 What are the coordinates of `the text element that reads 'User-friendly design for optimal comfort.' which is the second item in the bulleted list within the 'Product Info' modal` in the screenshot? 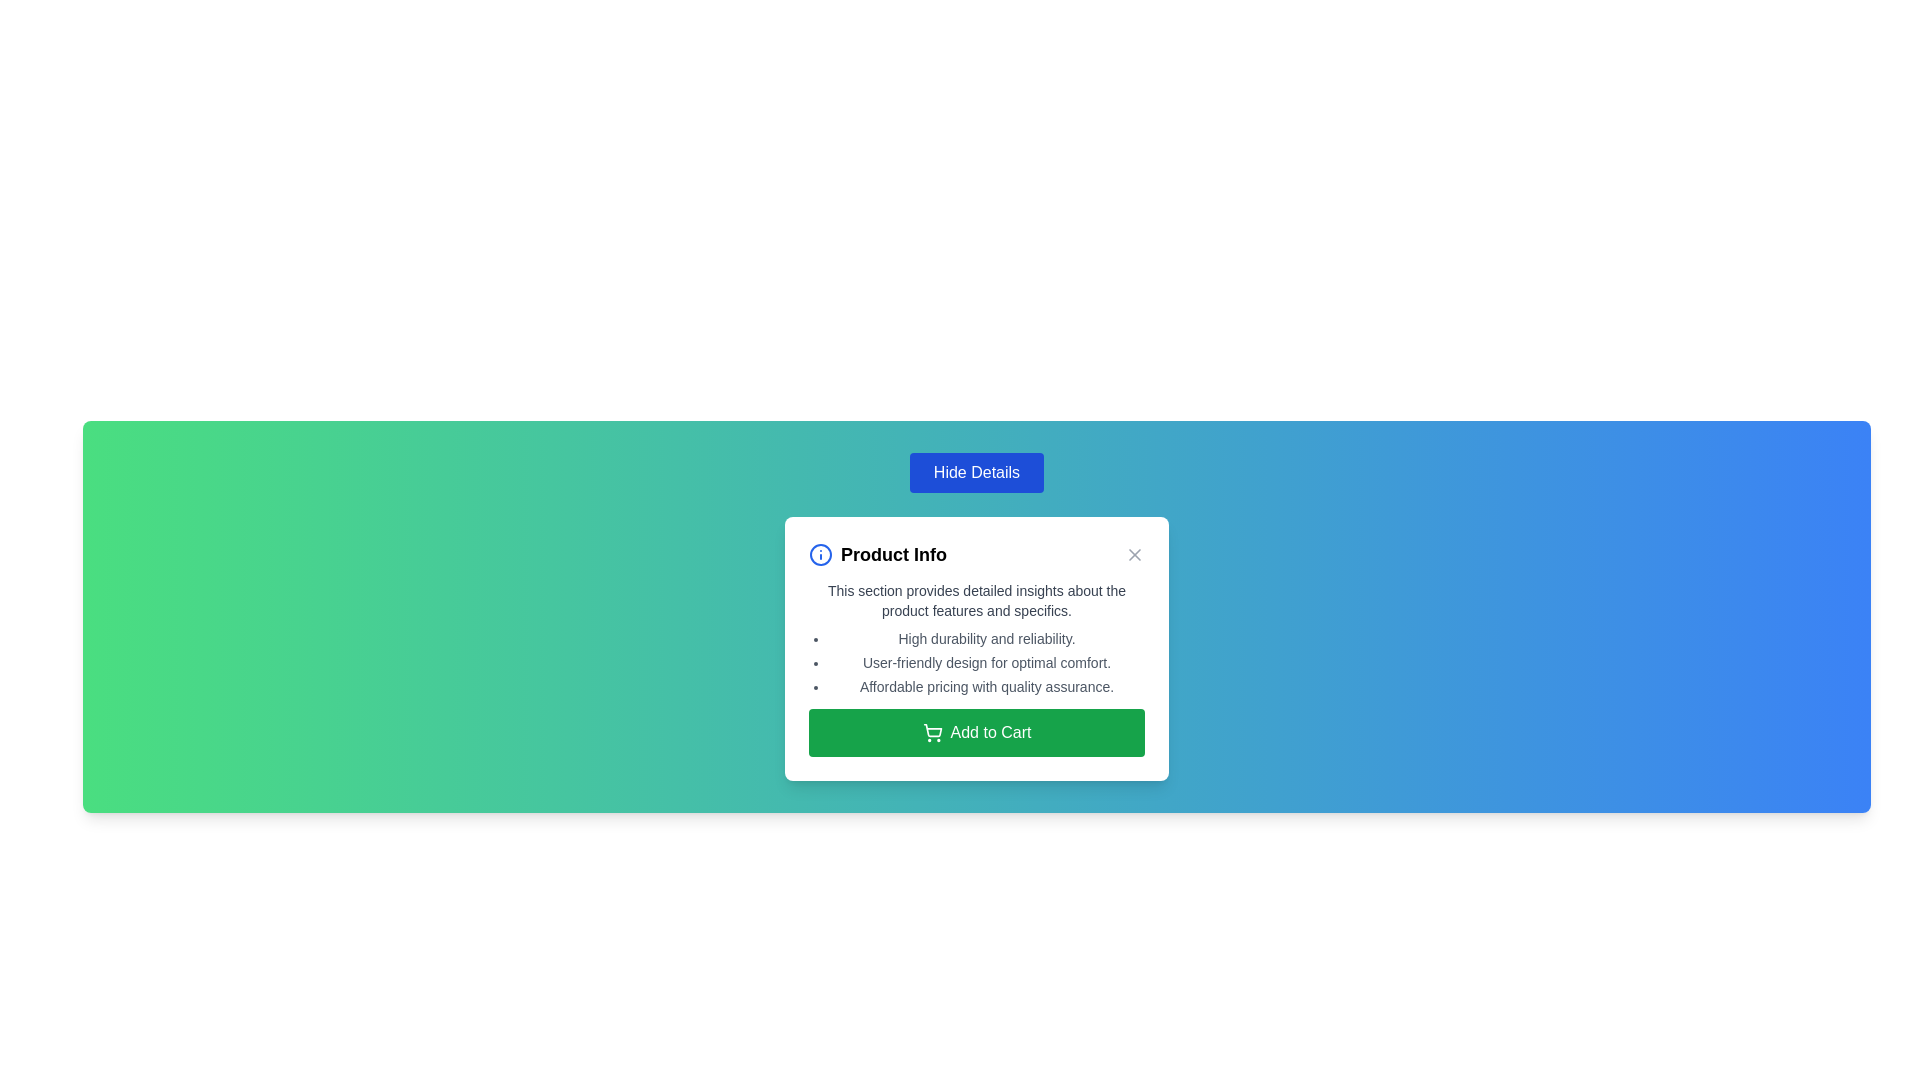 It's located at (987, 663).